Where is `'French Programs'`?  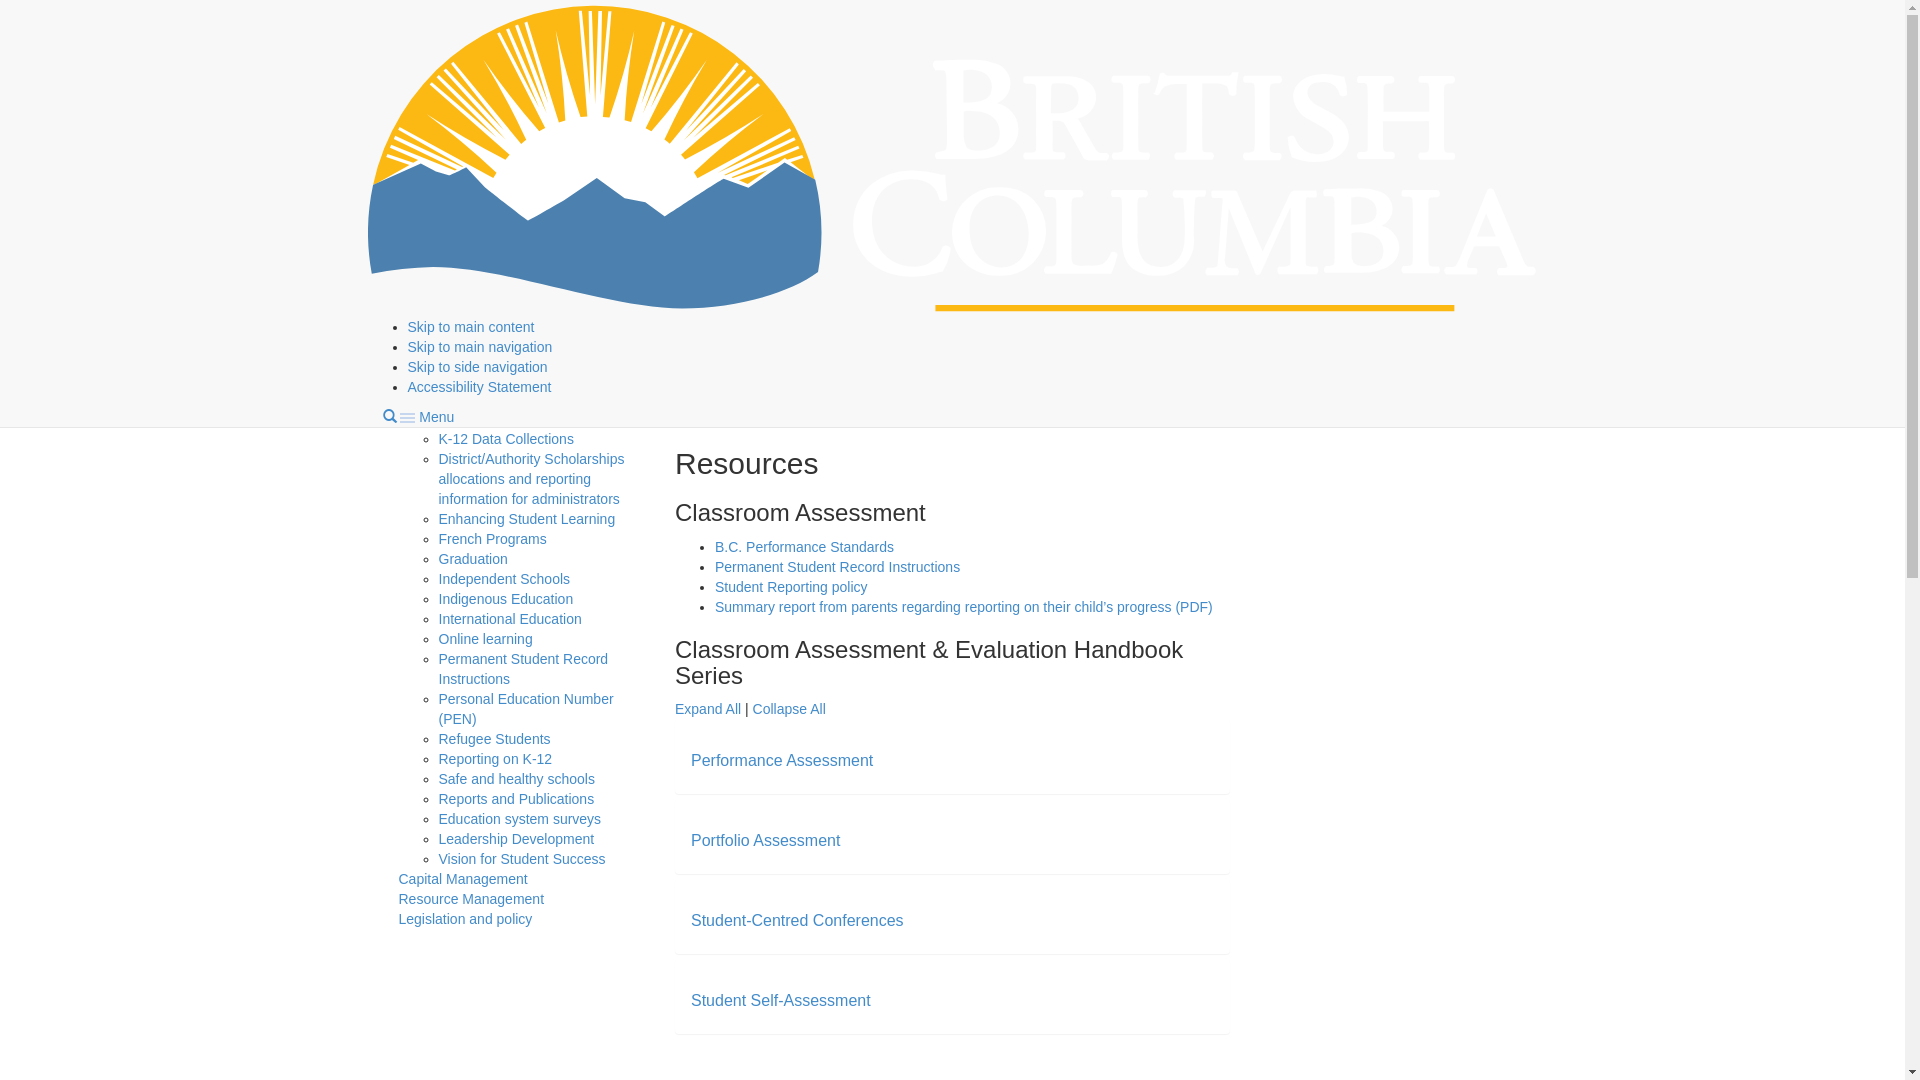
'French Programs' is located at coordinates (491, 538).